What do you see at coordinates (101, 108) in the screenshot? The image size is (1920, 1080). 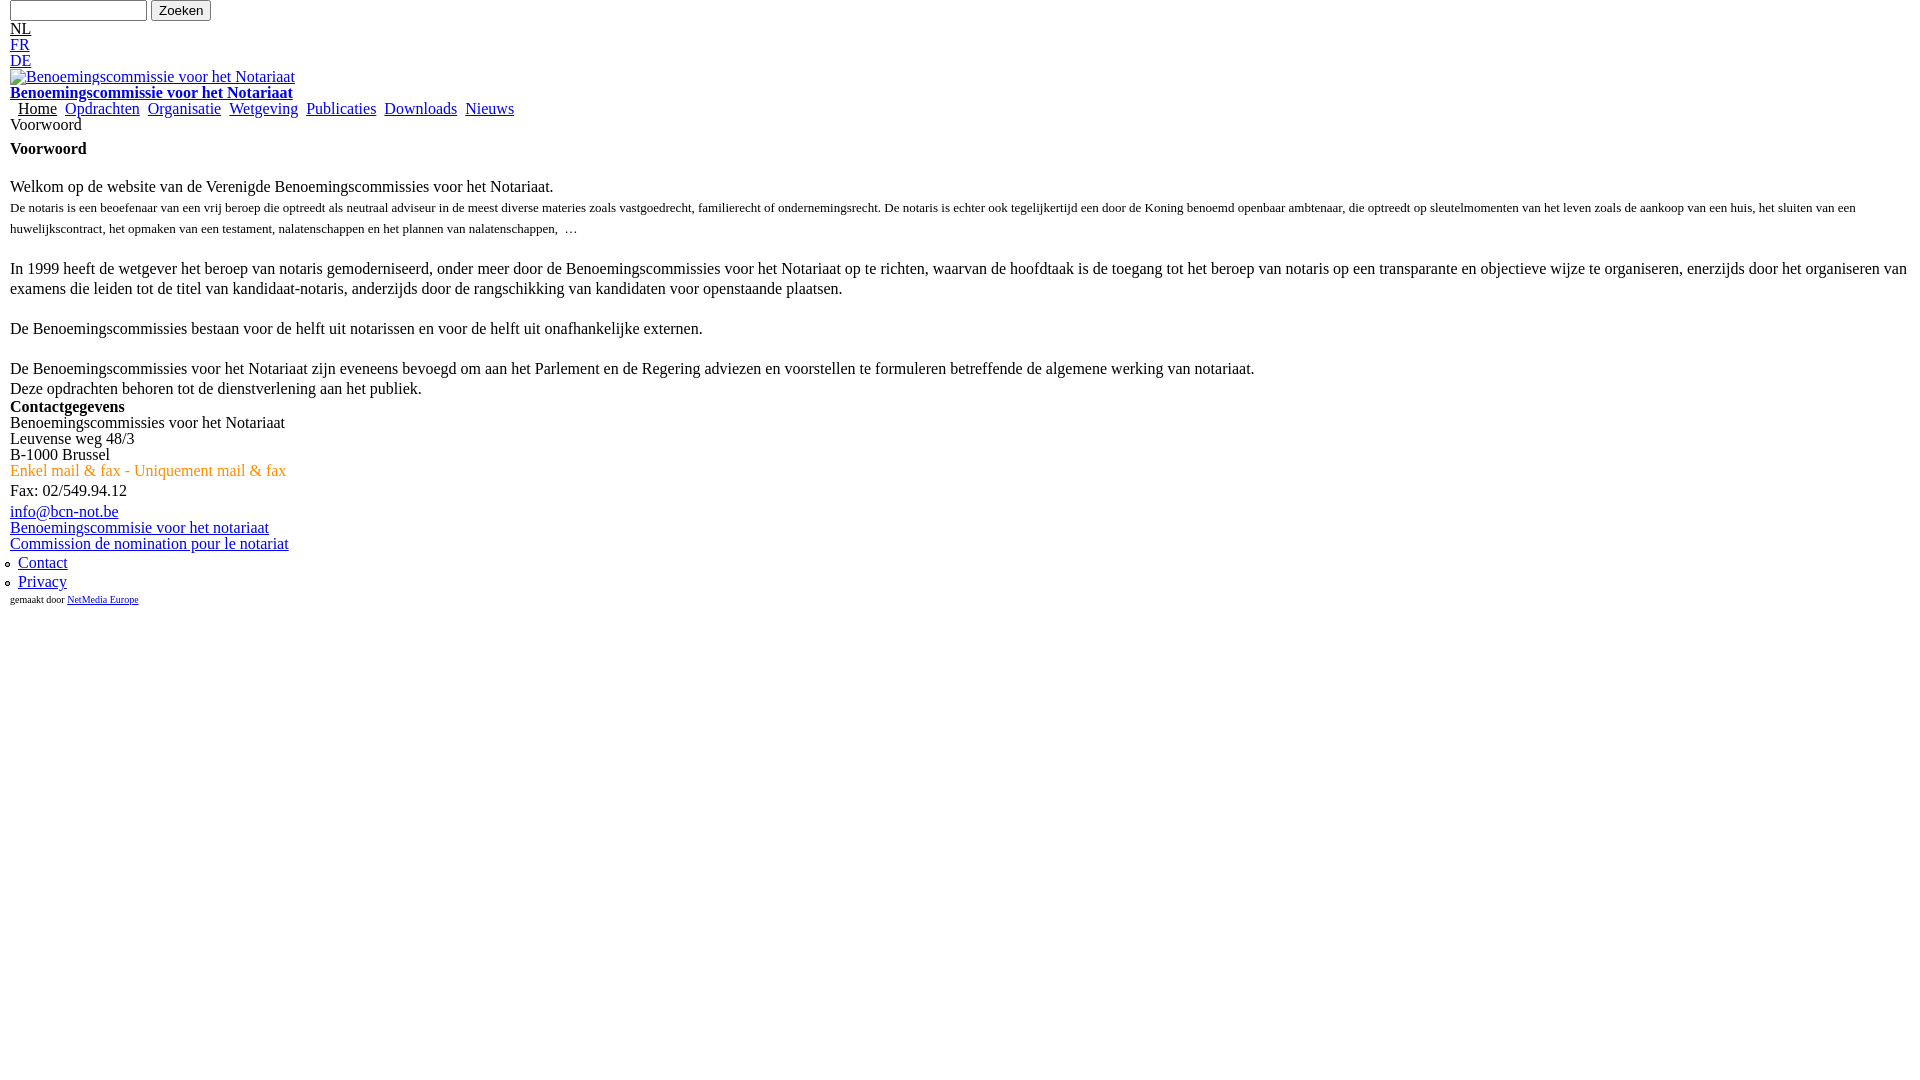 I see `'Opdrachten'` at bounding box center [101, 108].